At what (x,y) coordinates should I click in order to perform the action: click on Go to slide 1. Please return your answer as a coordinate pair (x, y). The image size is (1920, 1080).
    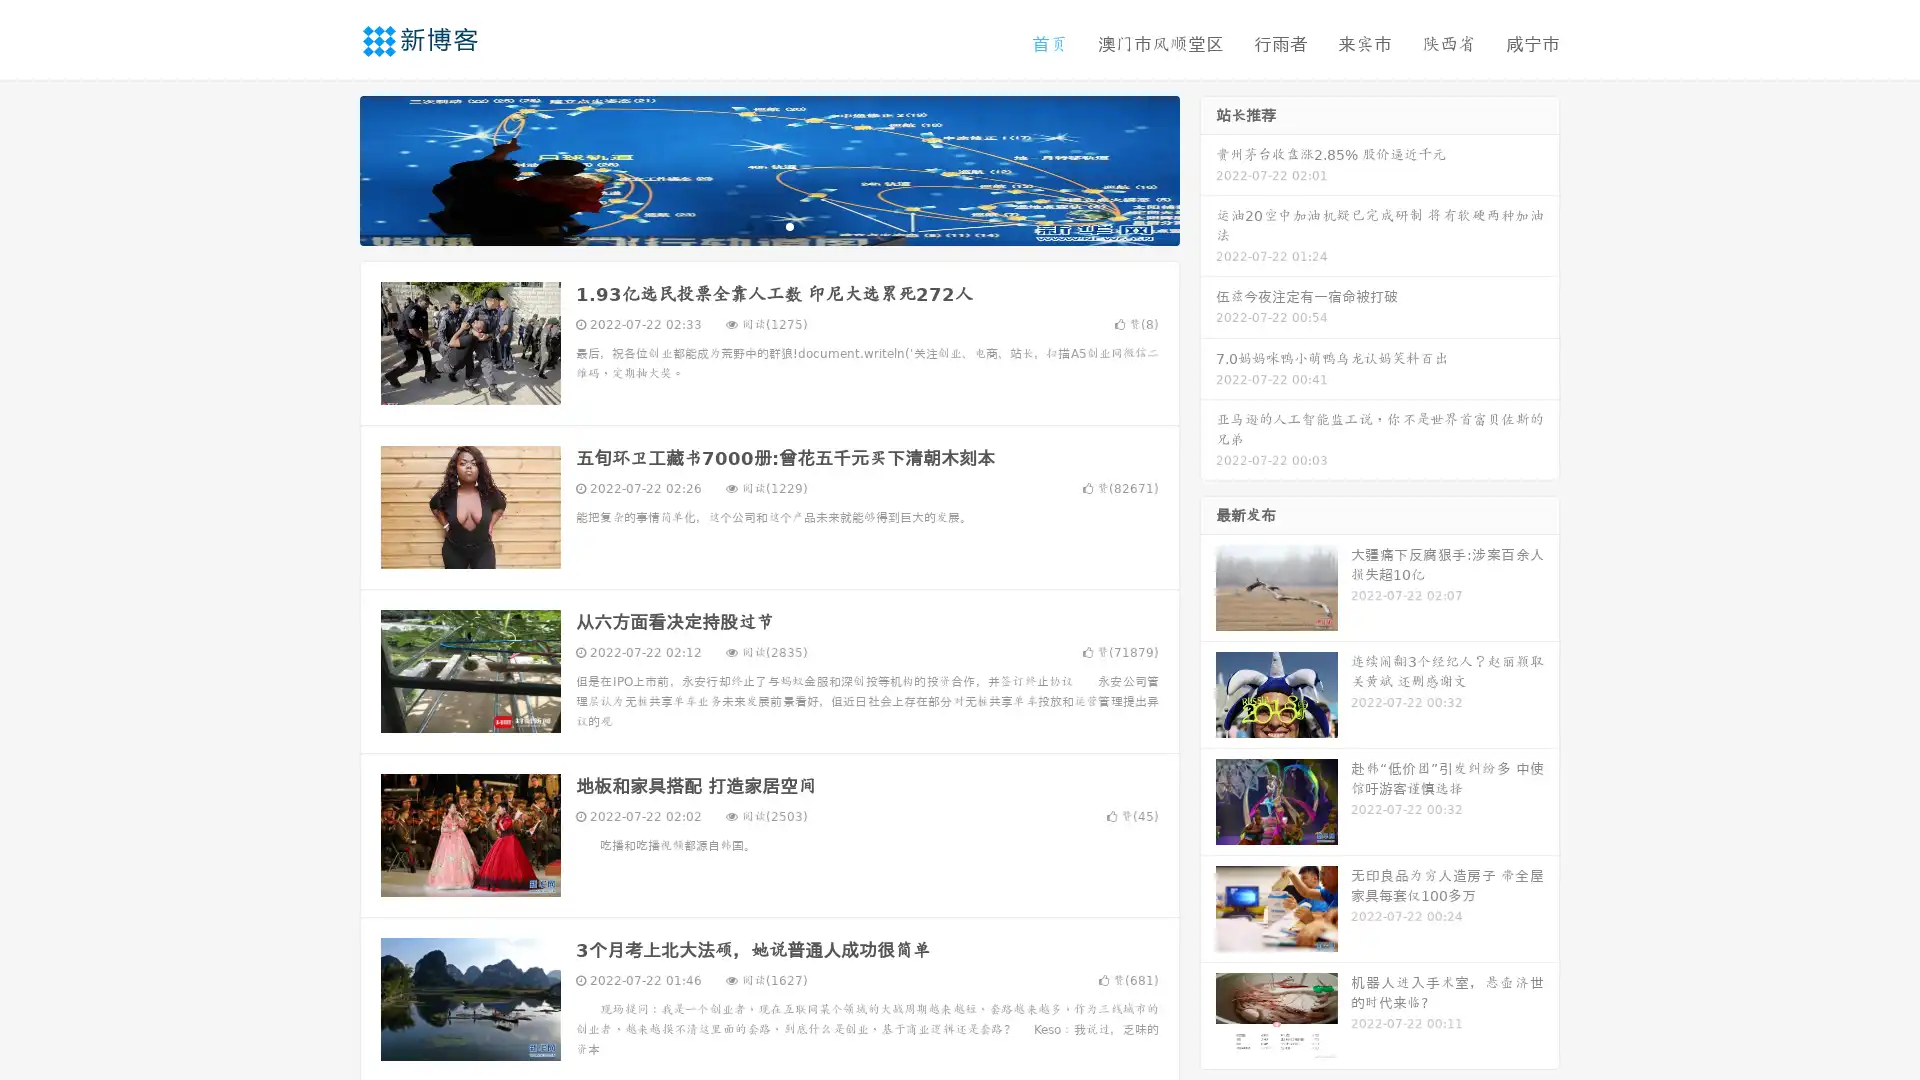
    Looking at the image, I should click on (748, 225).